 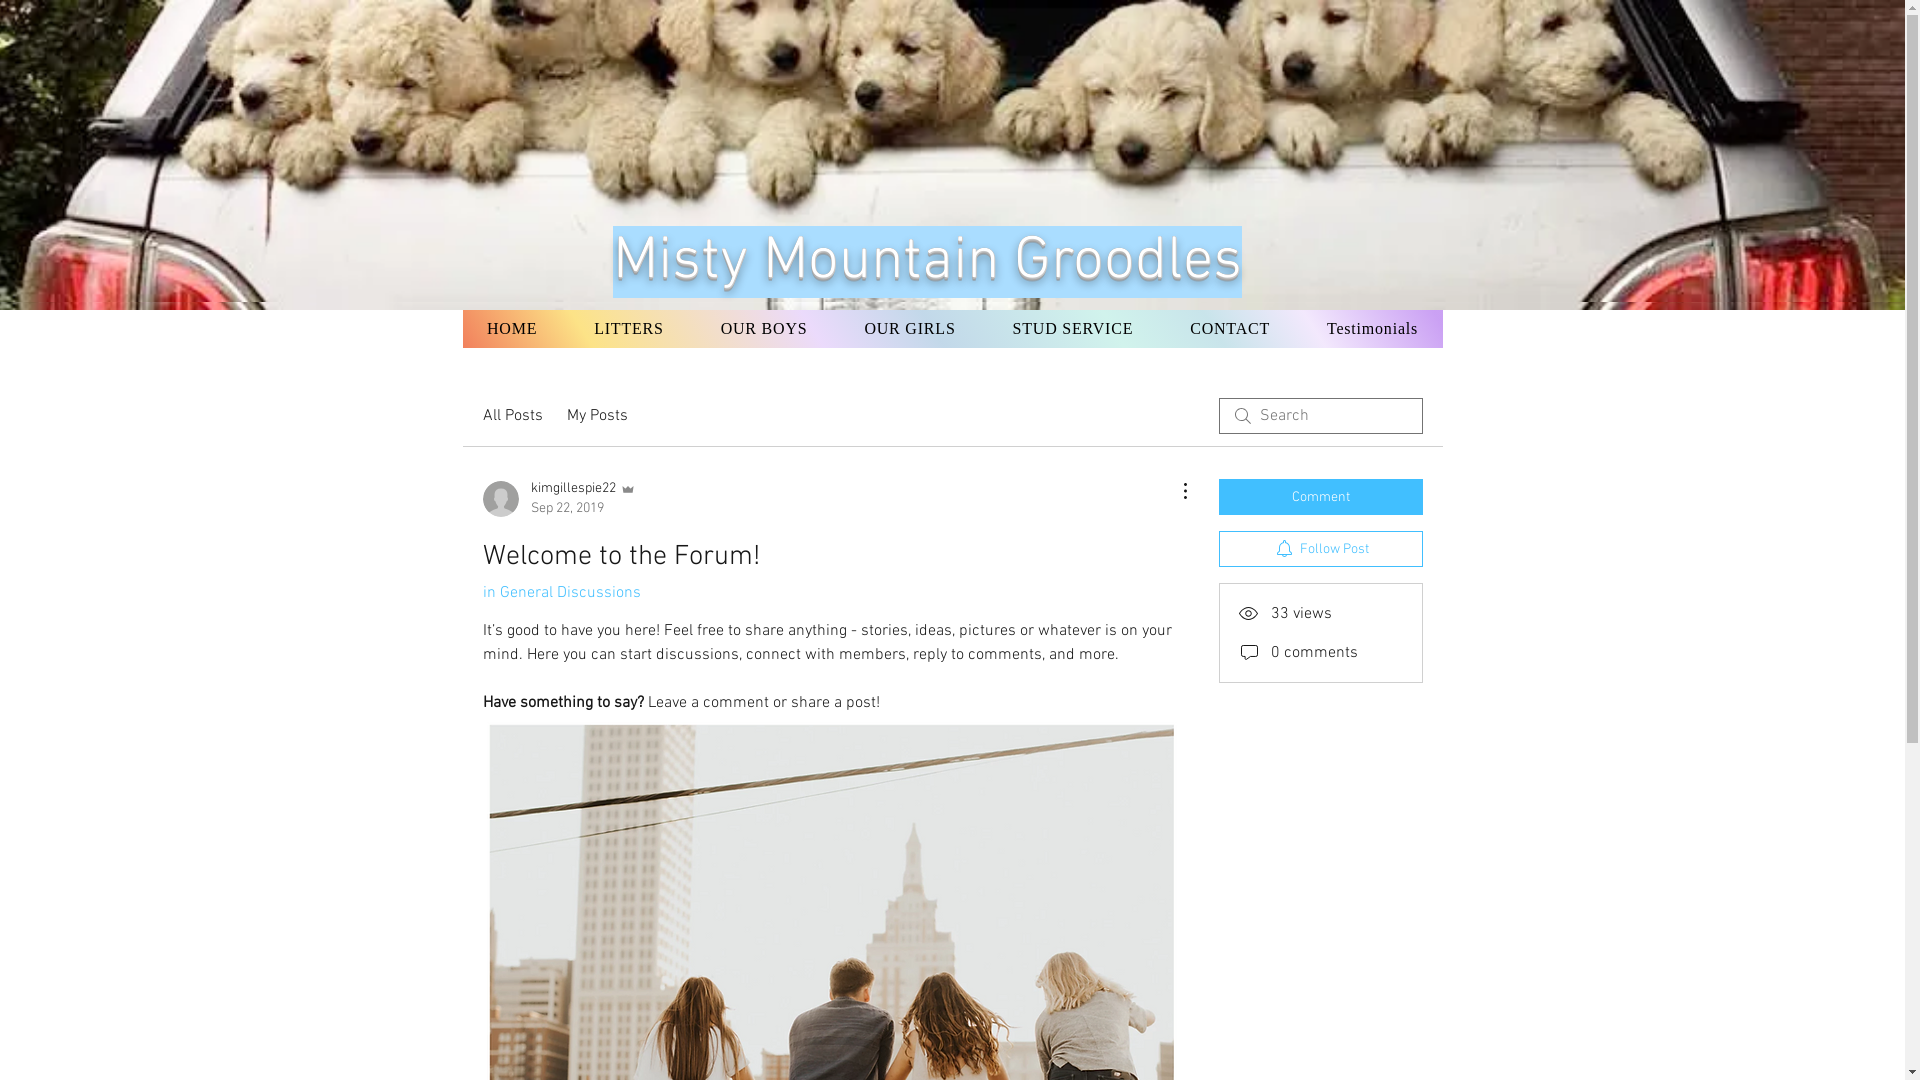 I want to click on 'HOME', so click(x=460, y=327).